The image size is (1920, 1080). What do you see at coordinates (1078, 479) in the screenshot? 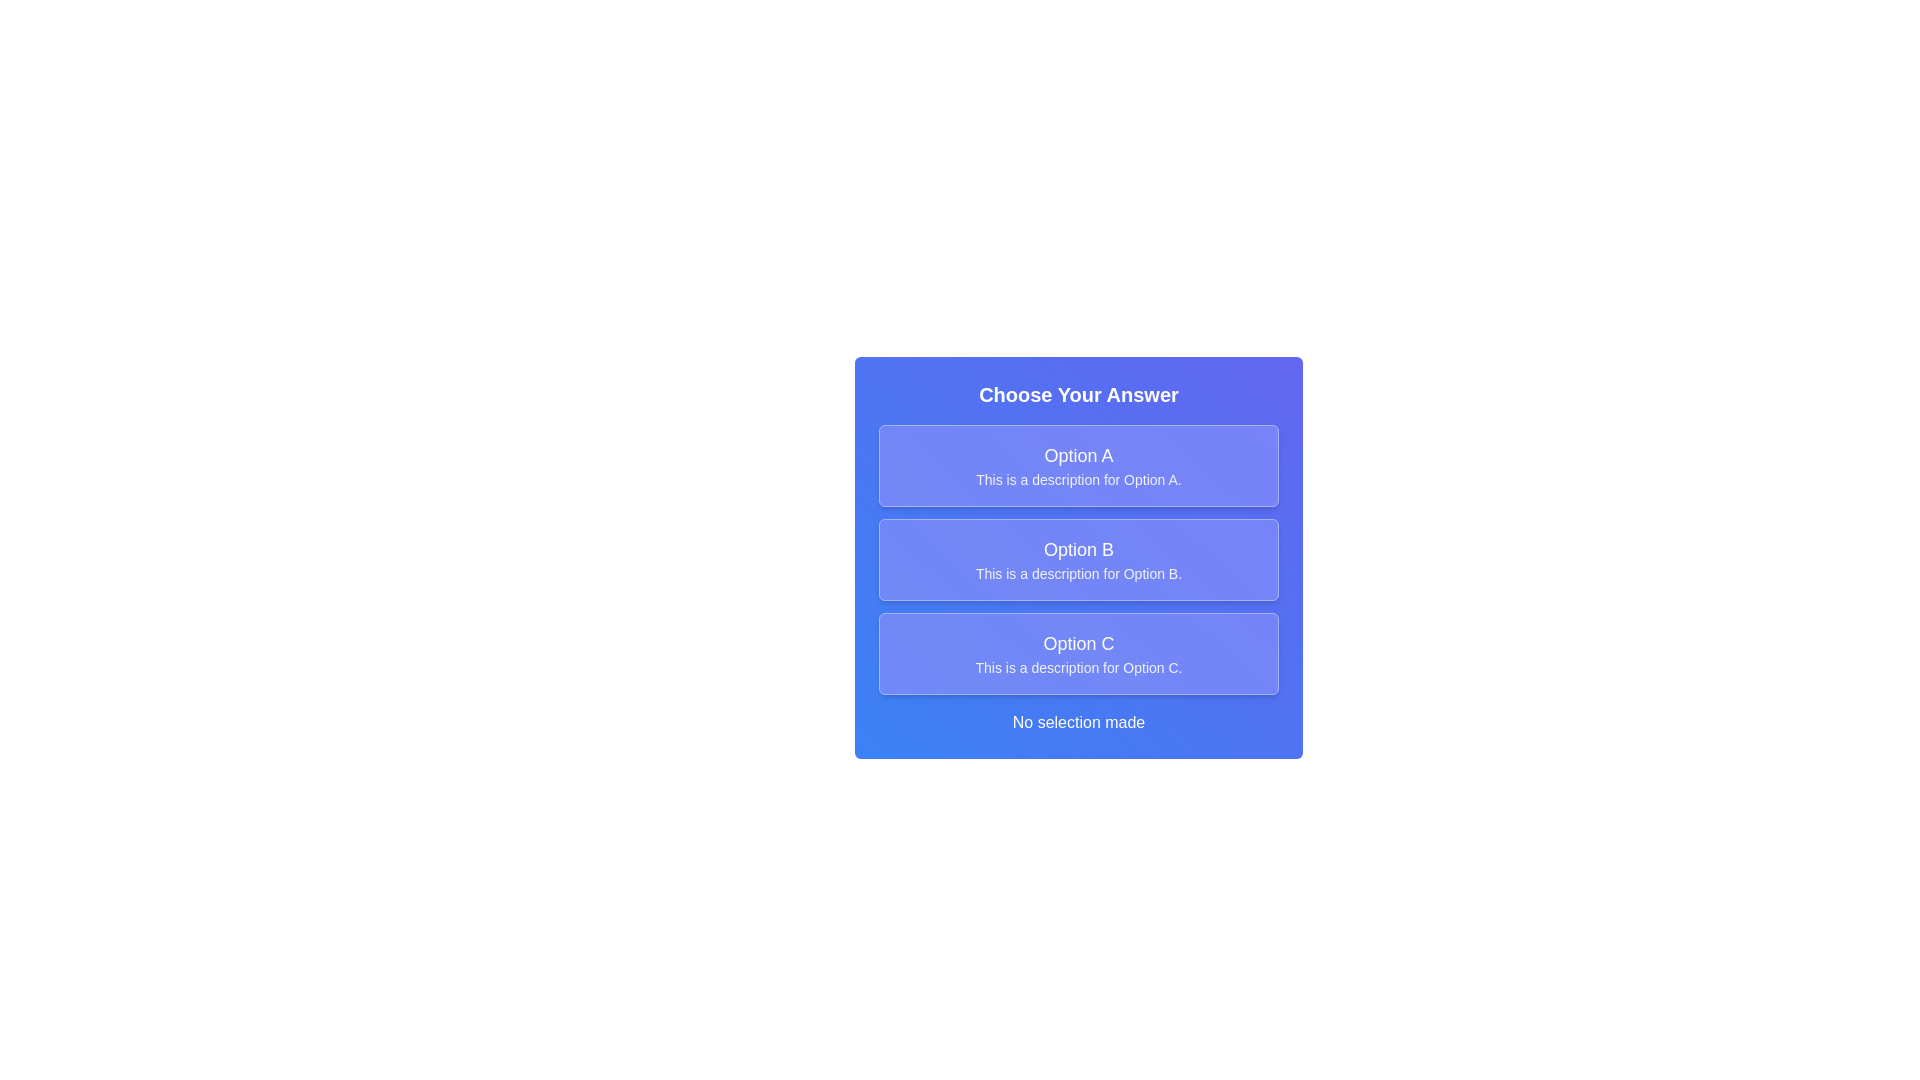
I see `text label that provides additional information about 'Option A', which is positioned directly beneath it in the selection menu` at bounding box center [1078, 479].